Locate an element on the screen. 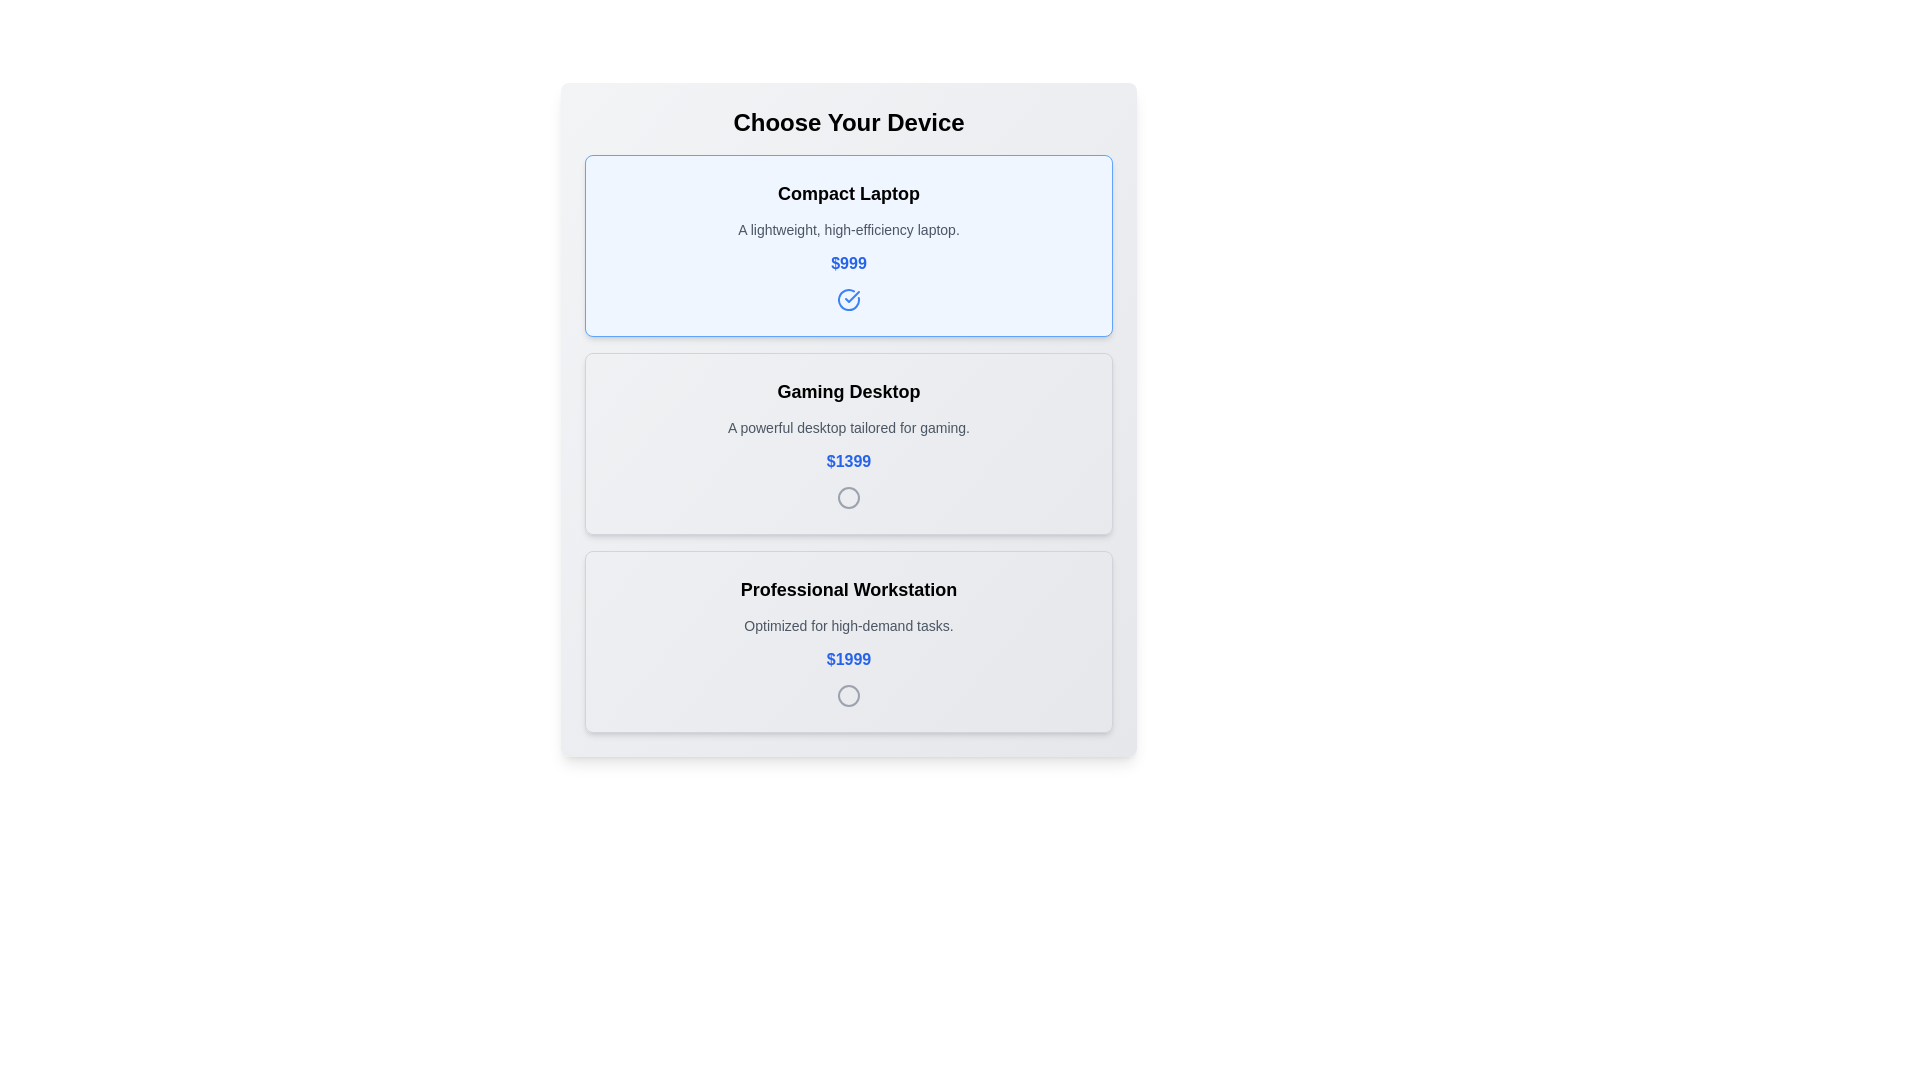  prominent black bold text 'Professional Workstation' located at the top of the bordered box containing workstation details is located at coordinates (849, 589).